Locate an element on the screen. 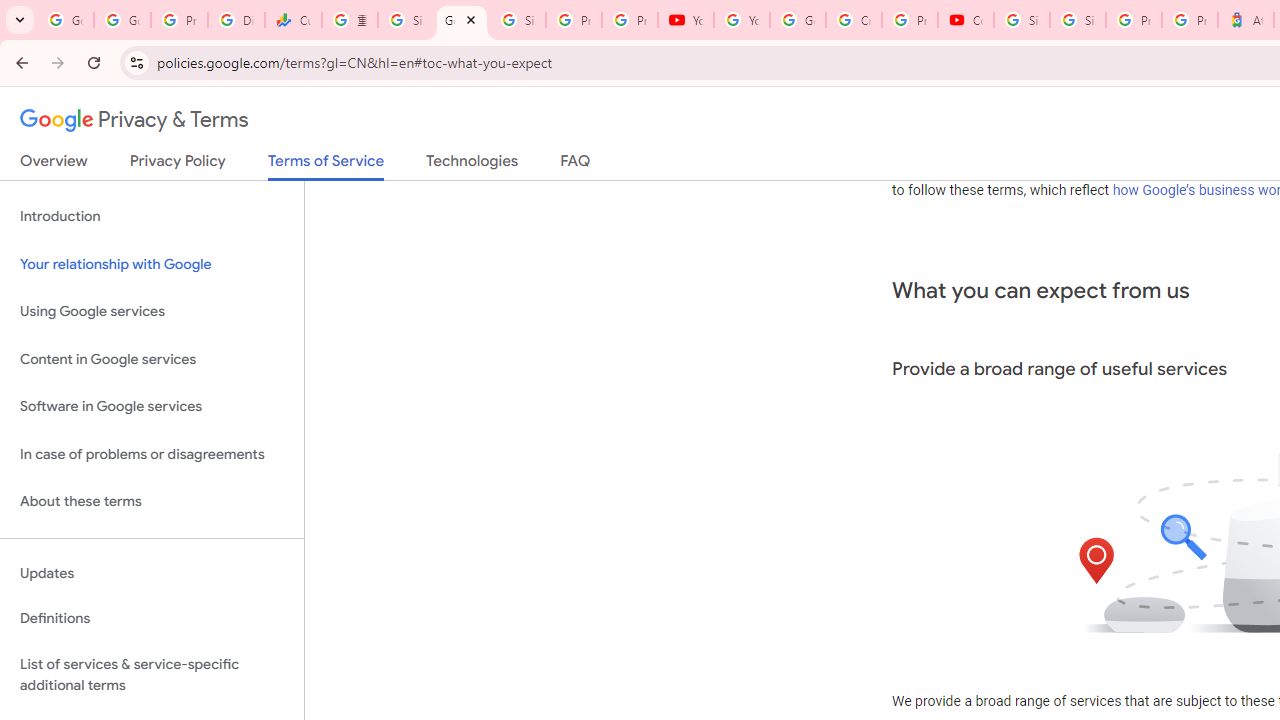  'Terms of Service' is located at coordinates (326, 165).